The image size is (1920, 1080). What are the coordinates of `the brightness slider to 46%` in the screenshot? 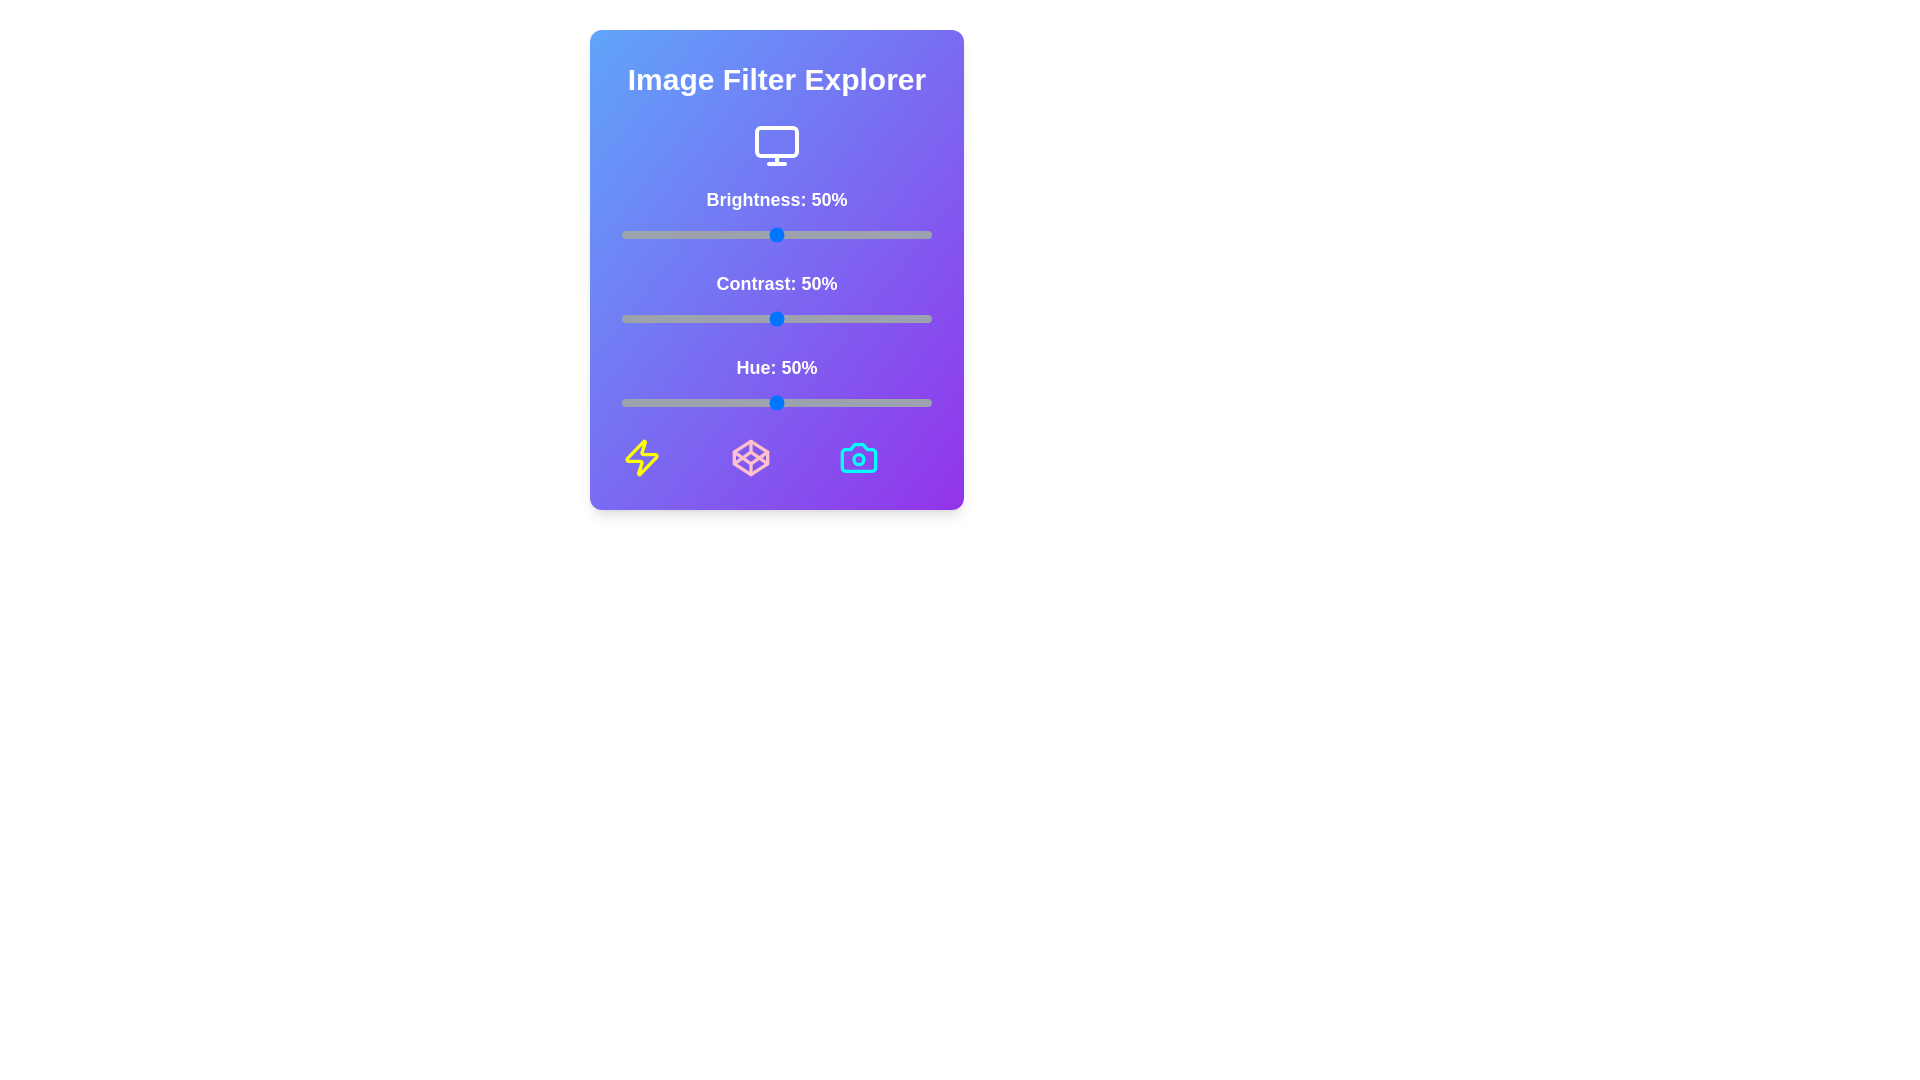 It's located at (763, 234).